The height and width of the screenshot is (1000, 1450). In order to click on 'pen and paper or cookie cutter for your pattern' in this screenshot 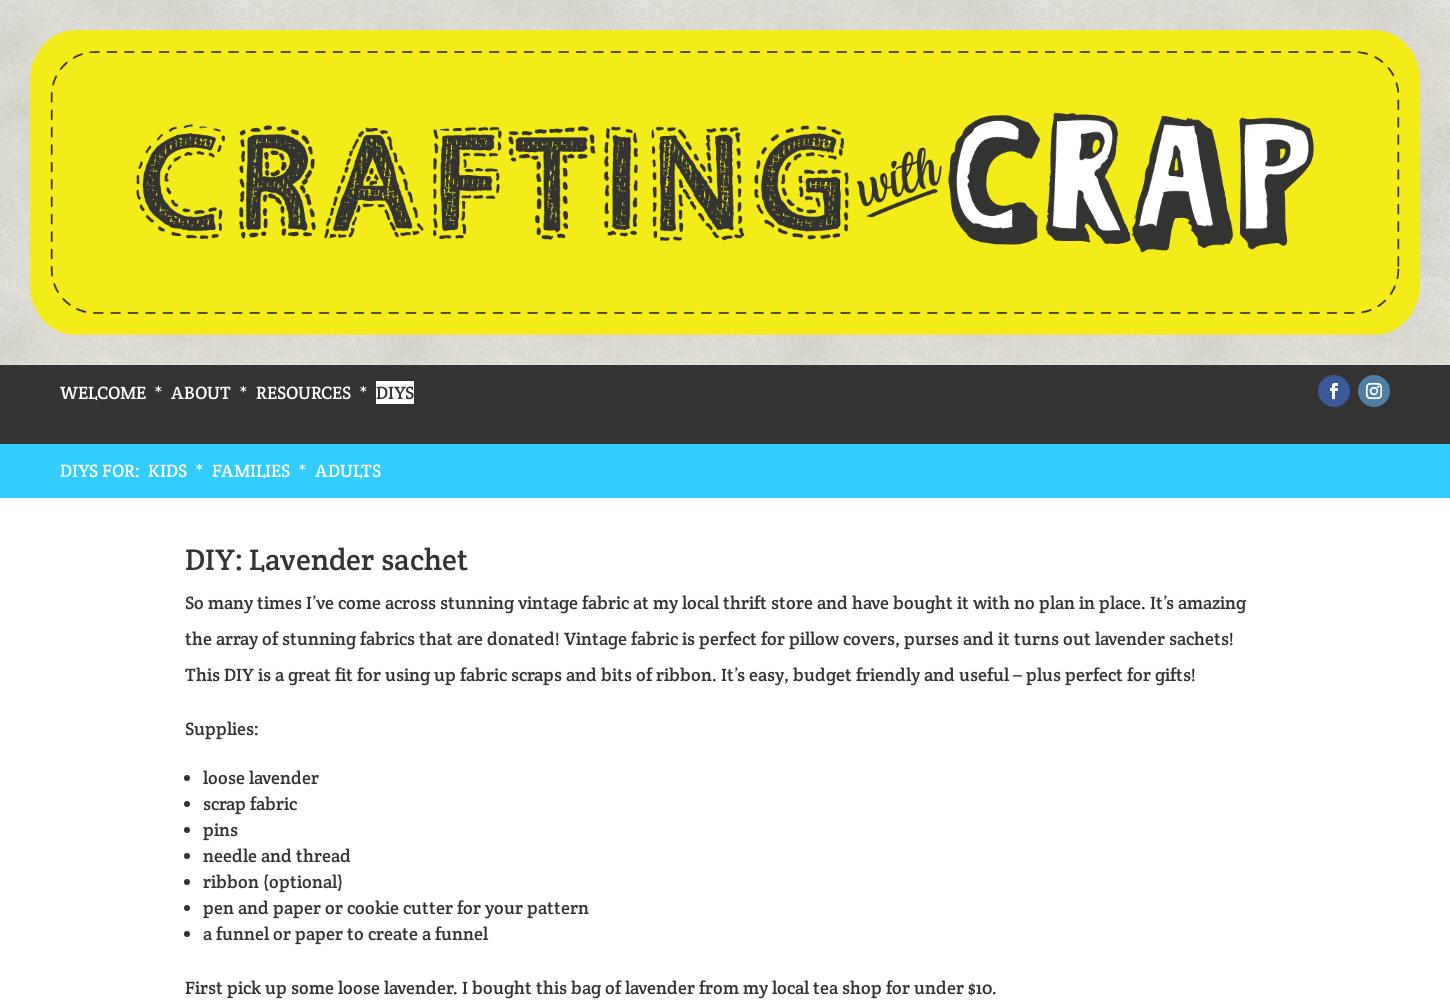, I will do `click(394, 906)`.